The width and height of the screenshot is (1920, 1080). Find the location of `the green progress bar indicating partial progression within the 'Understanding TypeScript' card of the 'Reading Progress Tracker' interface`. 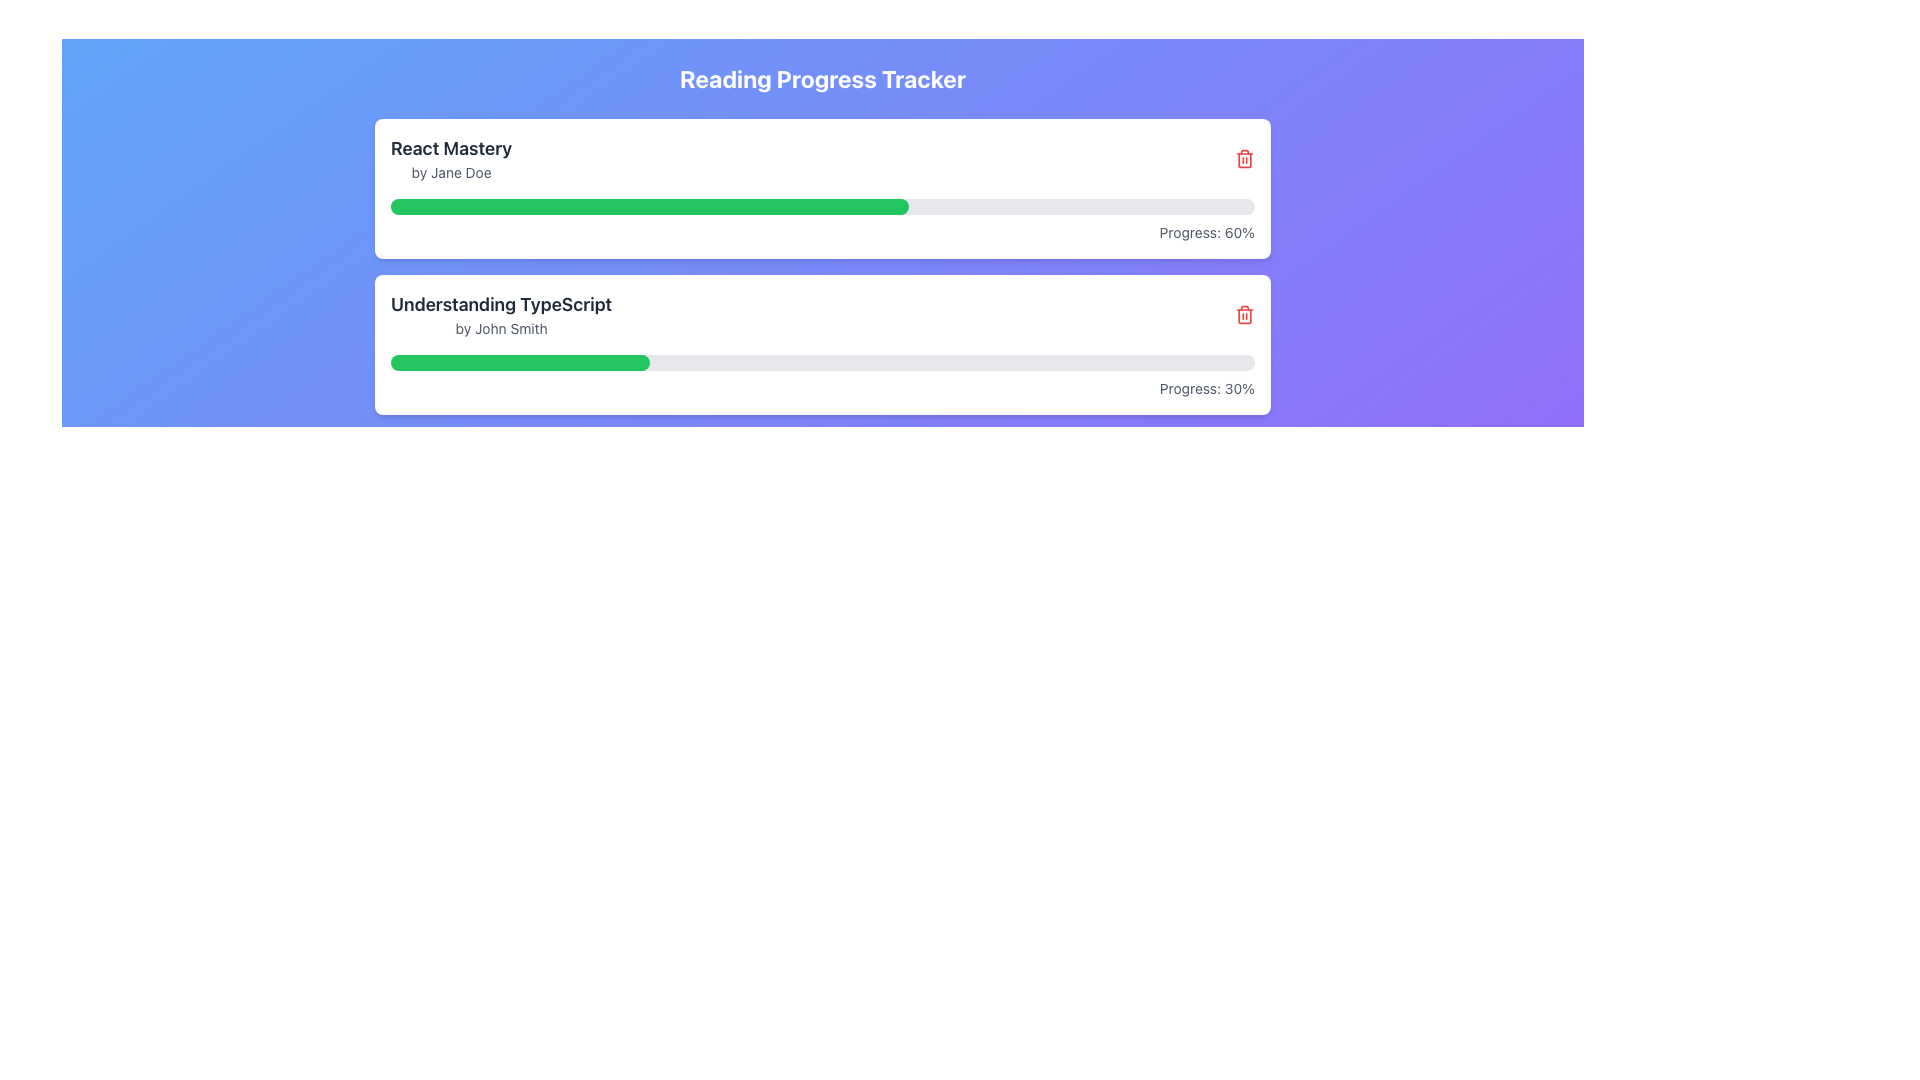

the green progress bar indicating partial progression within the 'Understanding TypeScript' card of the 'Reading Progress Tracker' interface is located at coordinates (520, 362).